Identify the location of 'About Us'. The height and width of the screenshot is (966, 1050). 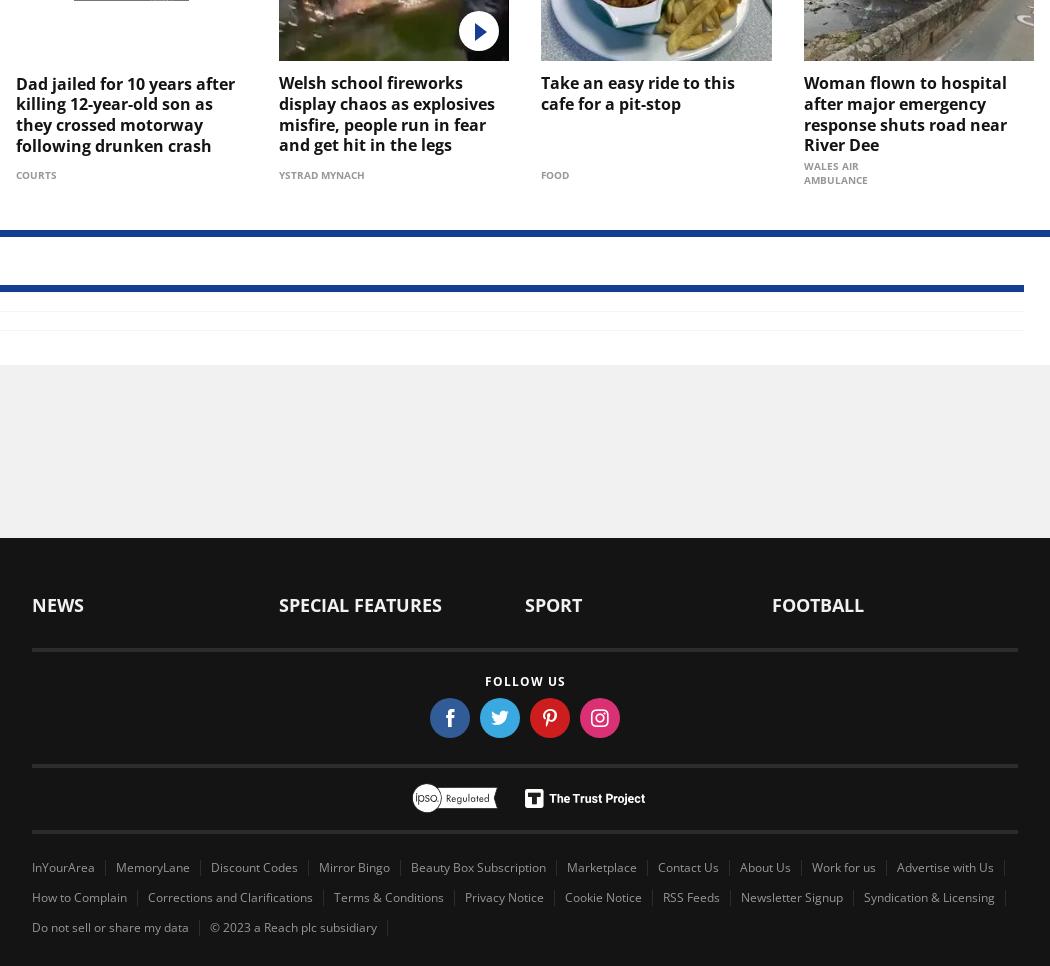
(765, 867).